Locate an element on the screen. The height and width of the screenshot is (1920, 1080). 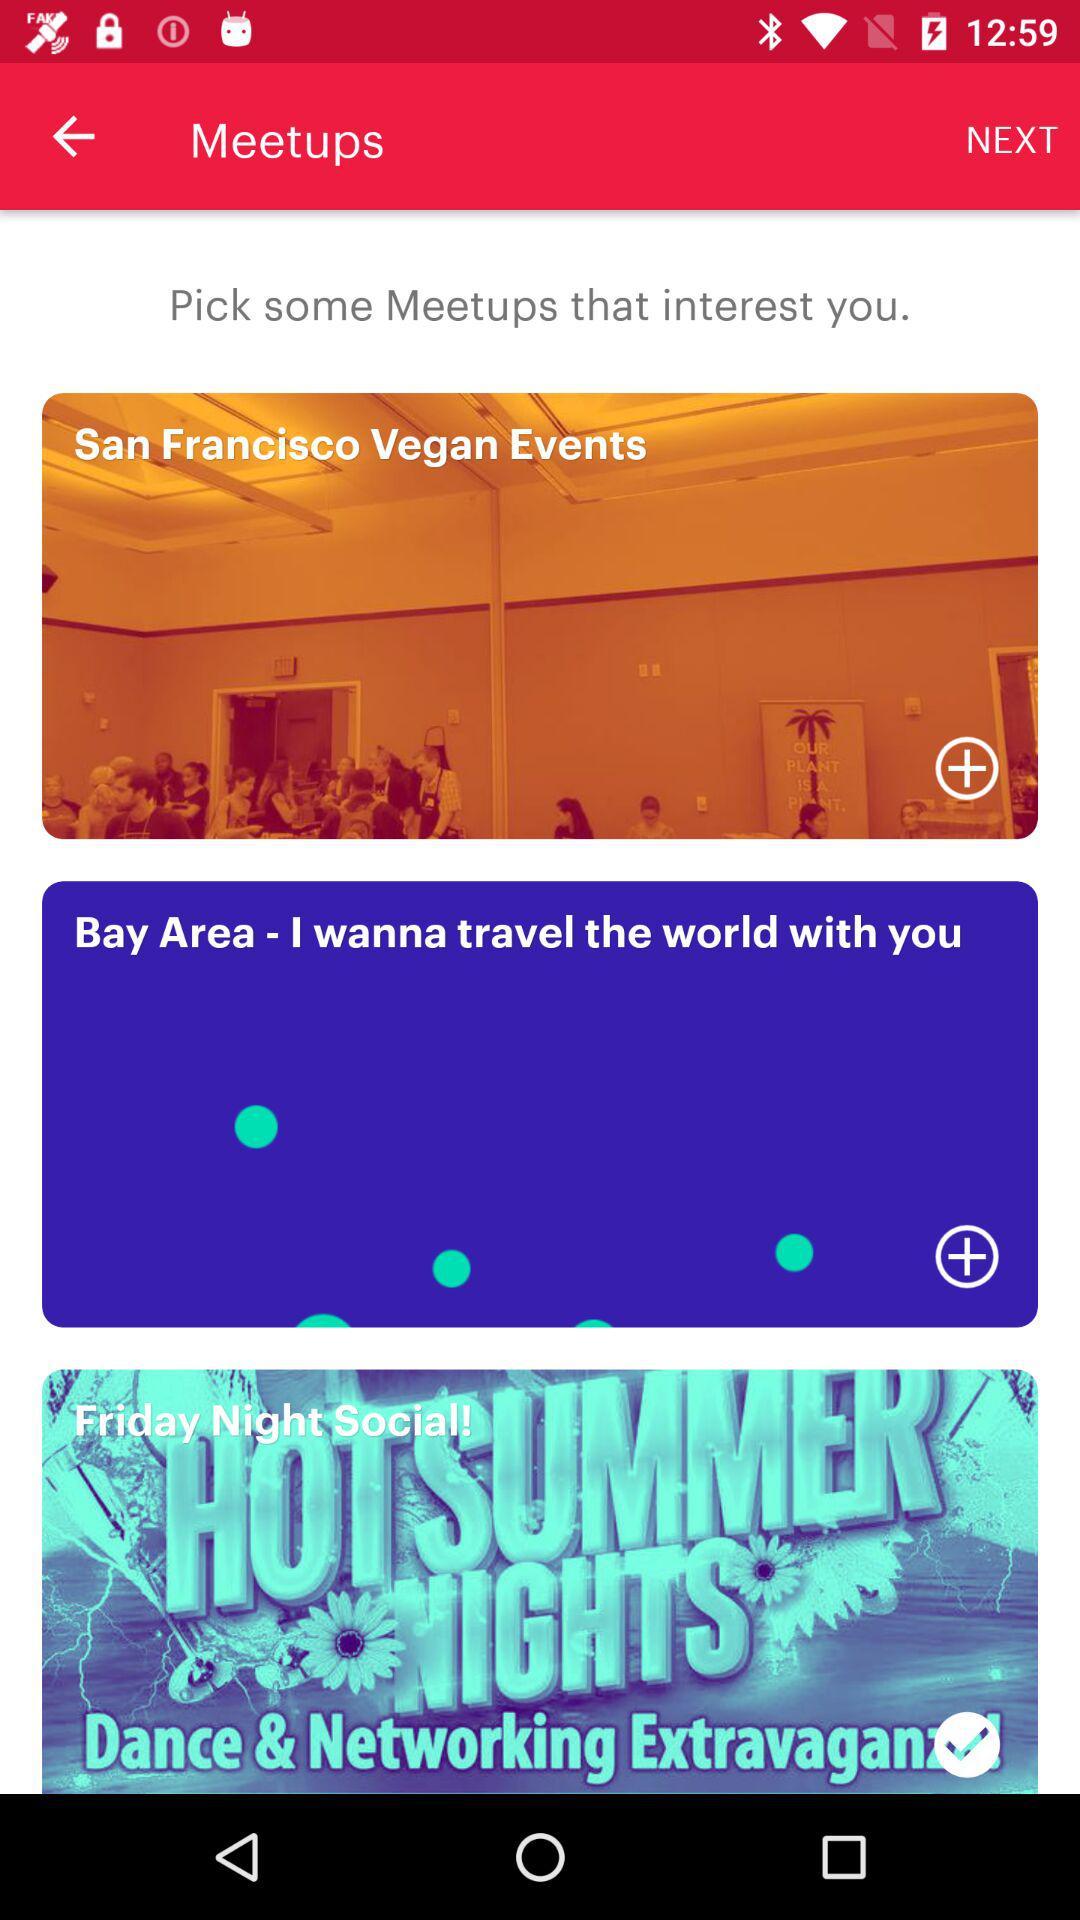
plus sign under bay area is located at coordinates (966, 1256).